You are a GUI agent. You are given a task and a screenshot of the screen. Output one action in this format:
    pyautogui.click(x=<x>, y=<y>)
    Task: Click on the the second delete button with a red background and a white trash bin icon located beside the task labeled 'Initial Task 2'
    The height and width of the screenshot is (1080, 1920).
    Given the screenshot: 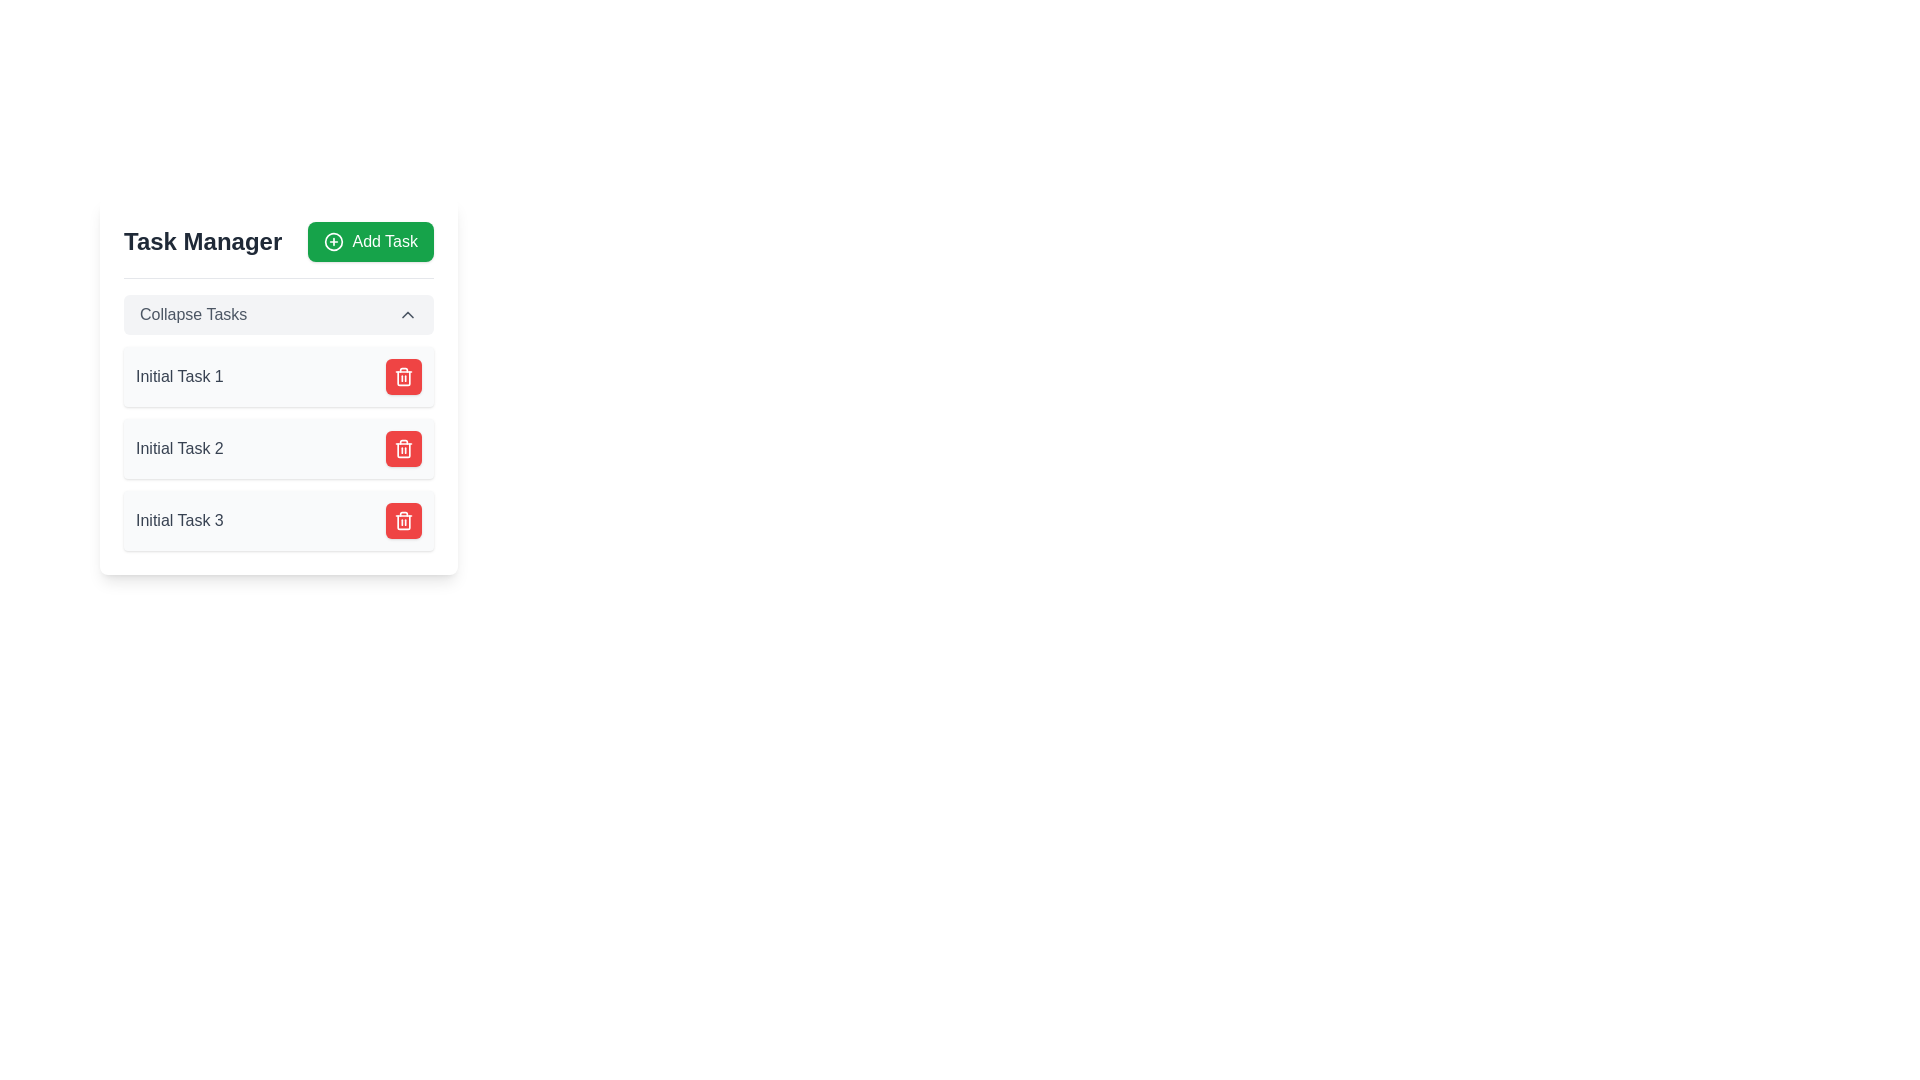 What is the action you would take?
    pyautogui.click(x=402, y=447)
    